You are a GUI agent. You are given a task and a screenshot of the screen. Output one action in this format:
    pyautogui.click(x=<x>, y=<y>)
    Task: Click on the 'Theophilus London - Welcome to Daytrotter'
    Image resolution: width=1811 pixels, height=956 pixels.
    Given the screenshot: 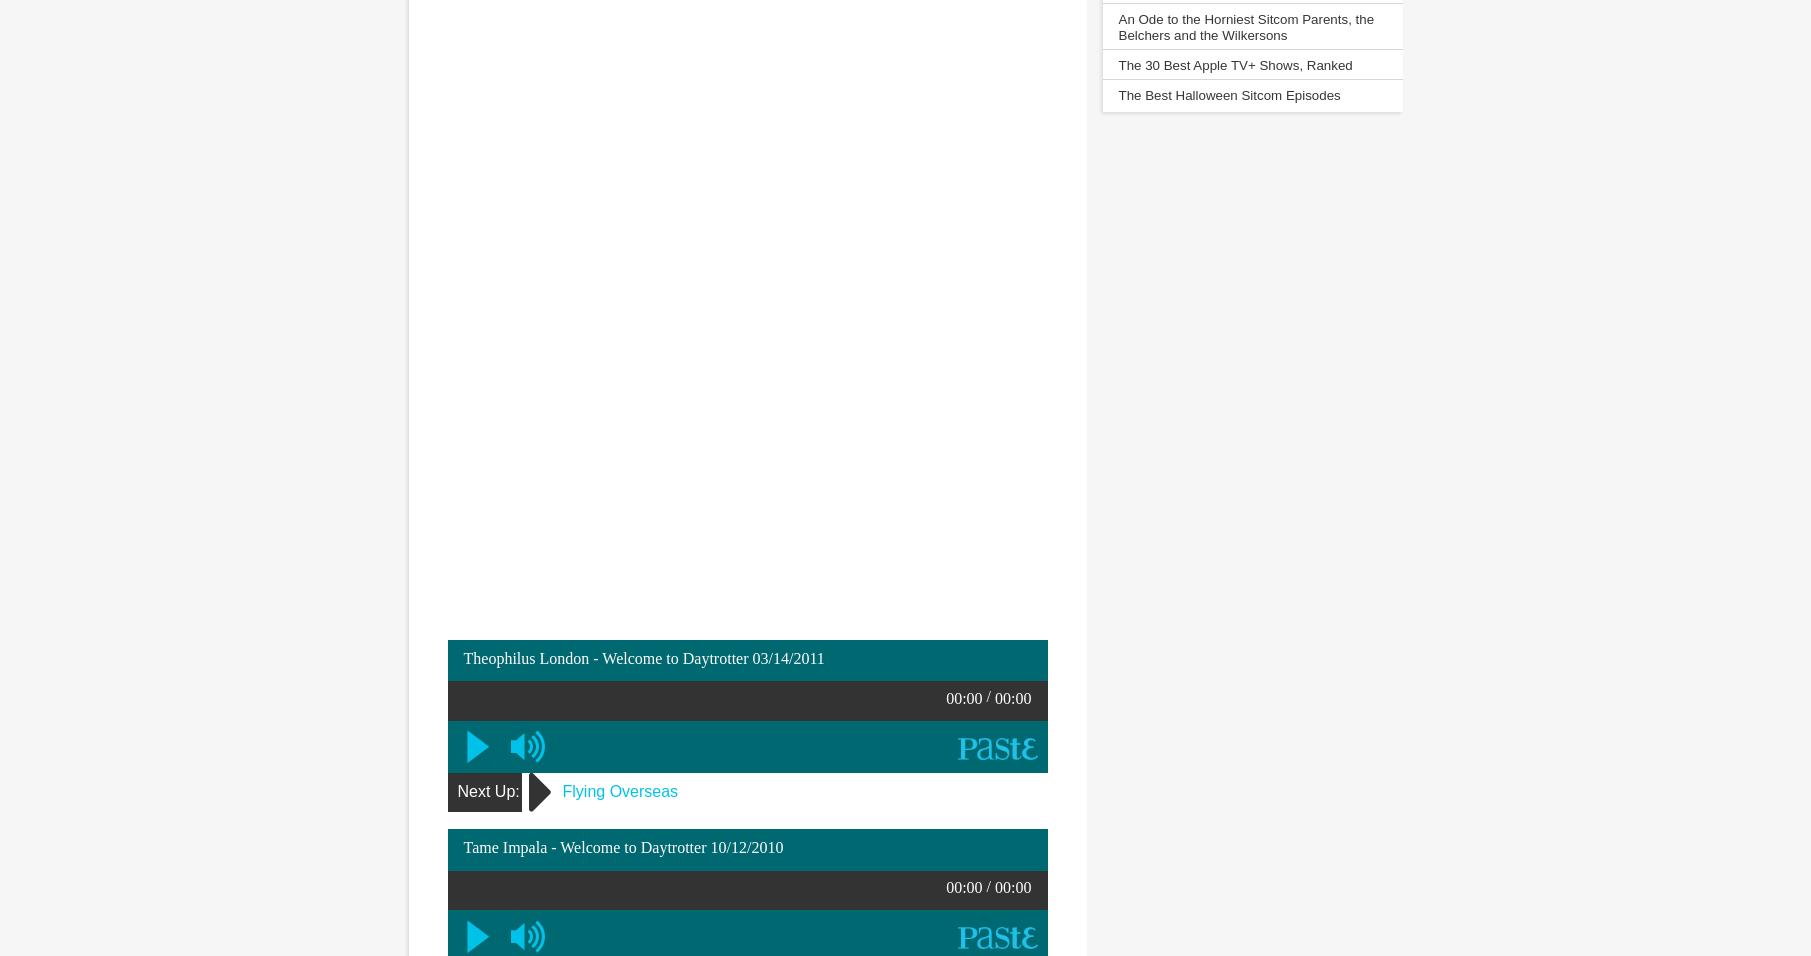 What is the action you would take?
    pyautogui.click(x=607, y=658)
    